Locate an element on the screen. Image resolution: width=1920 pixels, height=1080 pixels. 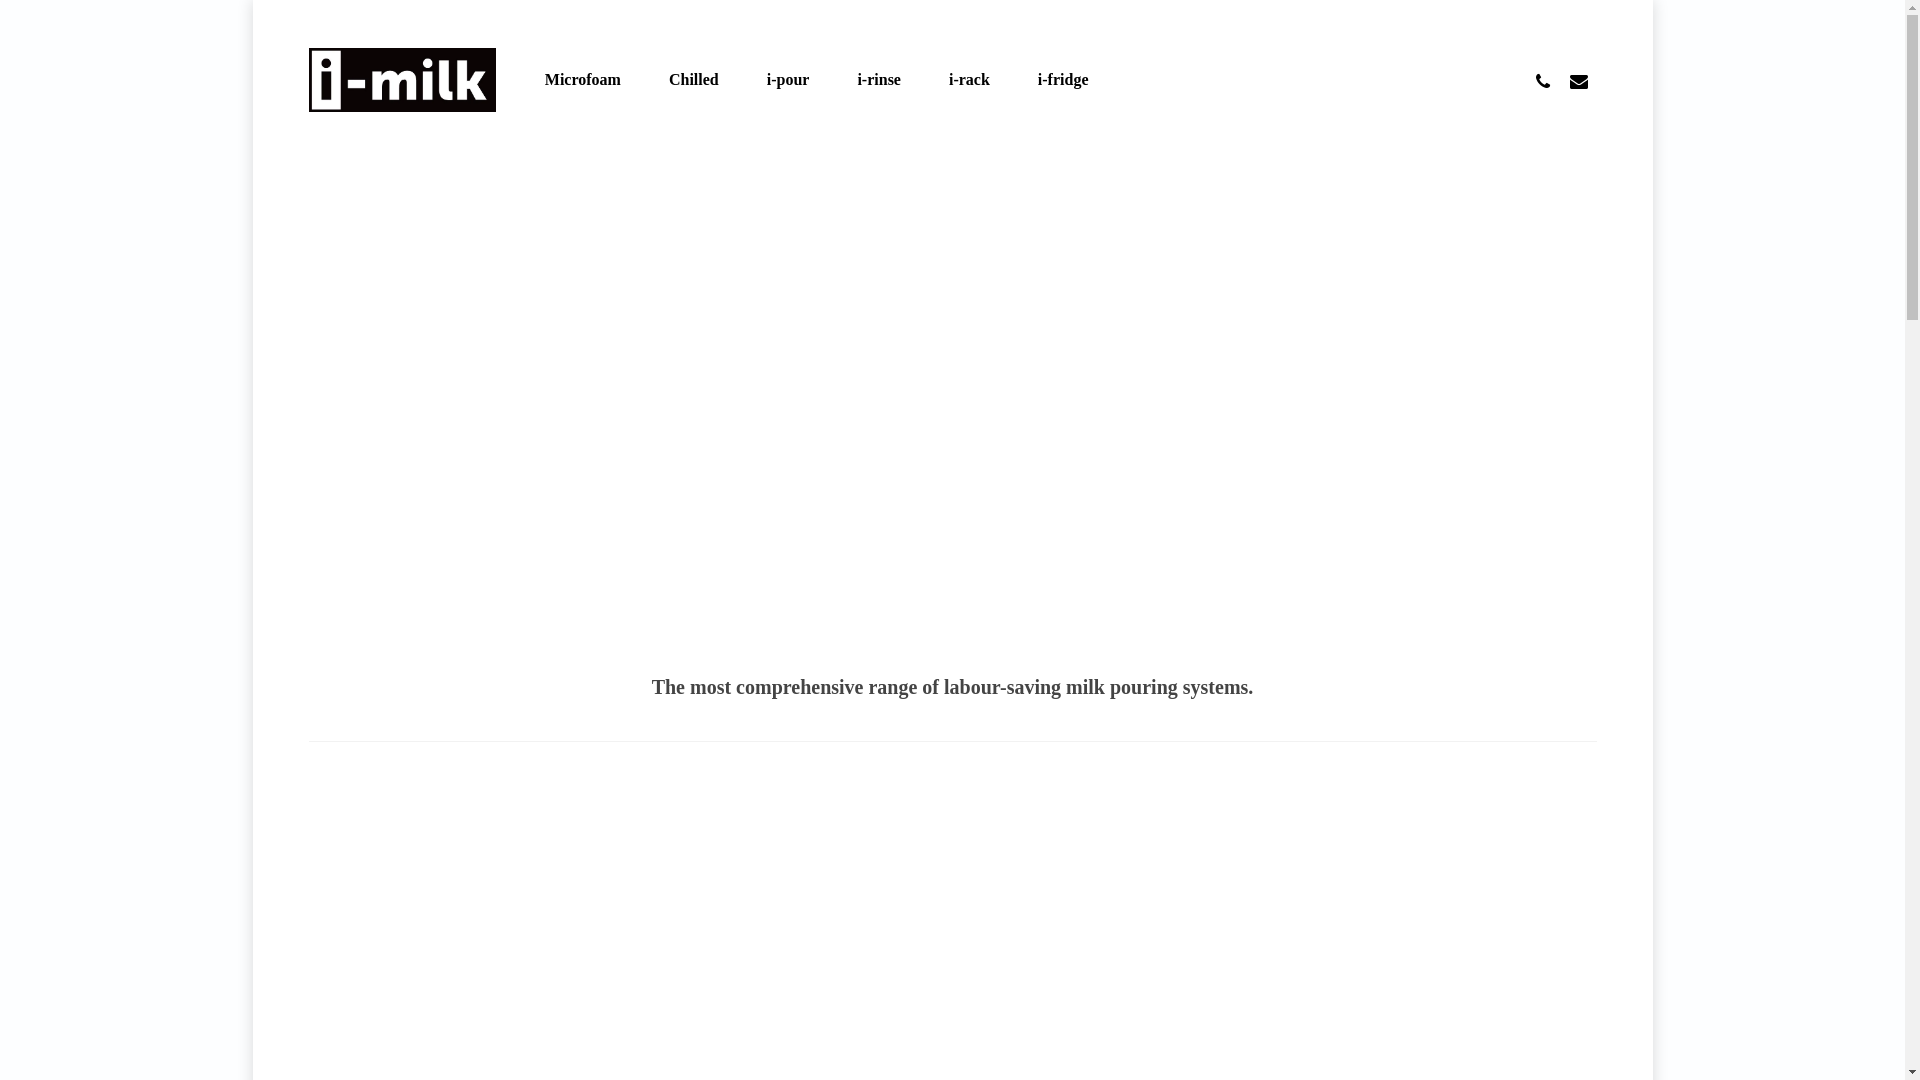
'email' is located at coordinates (1577, 78).